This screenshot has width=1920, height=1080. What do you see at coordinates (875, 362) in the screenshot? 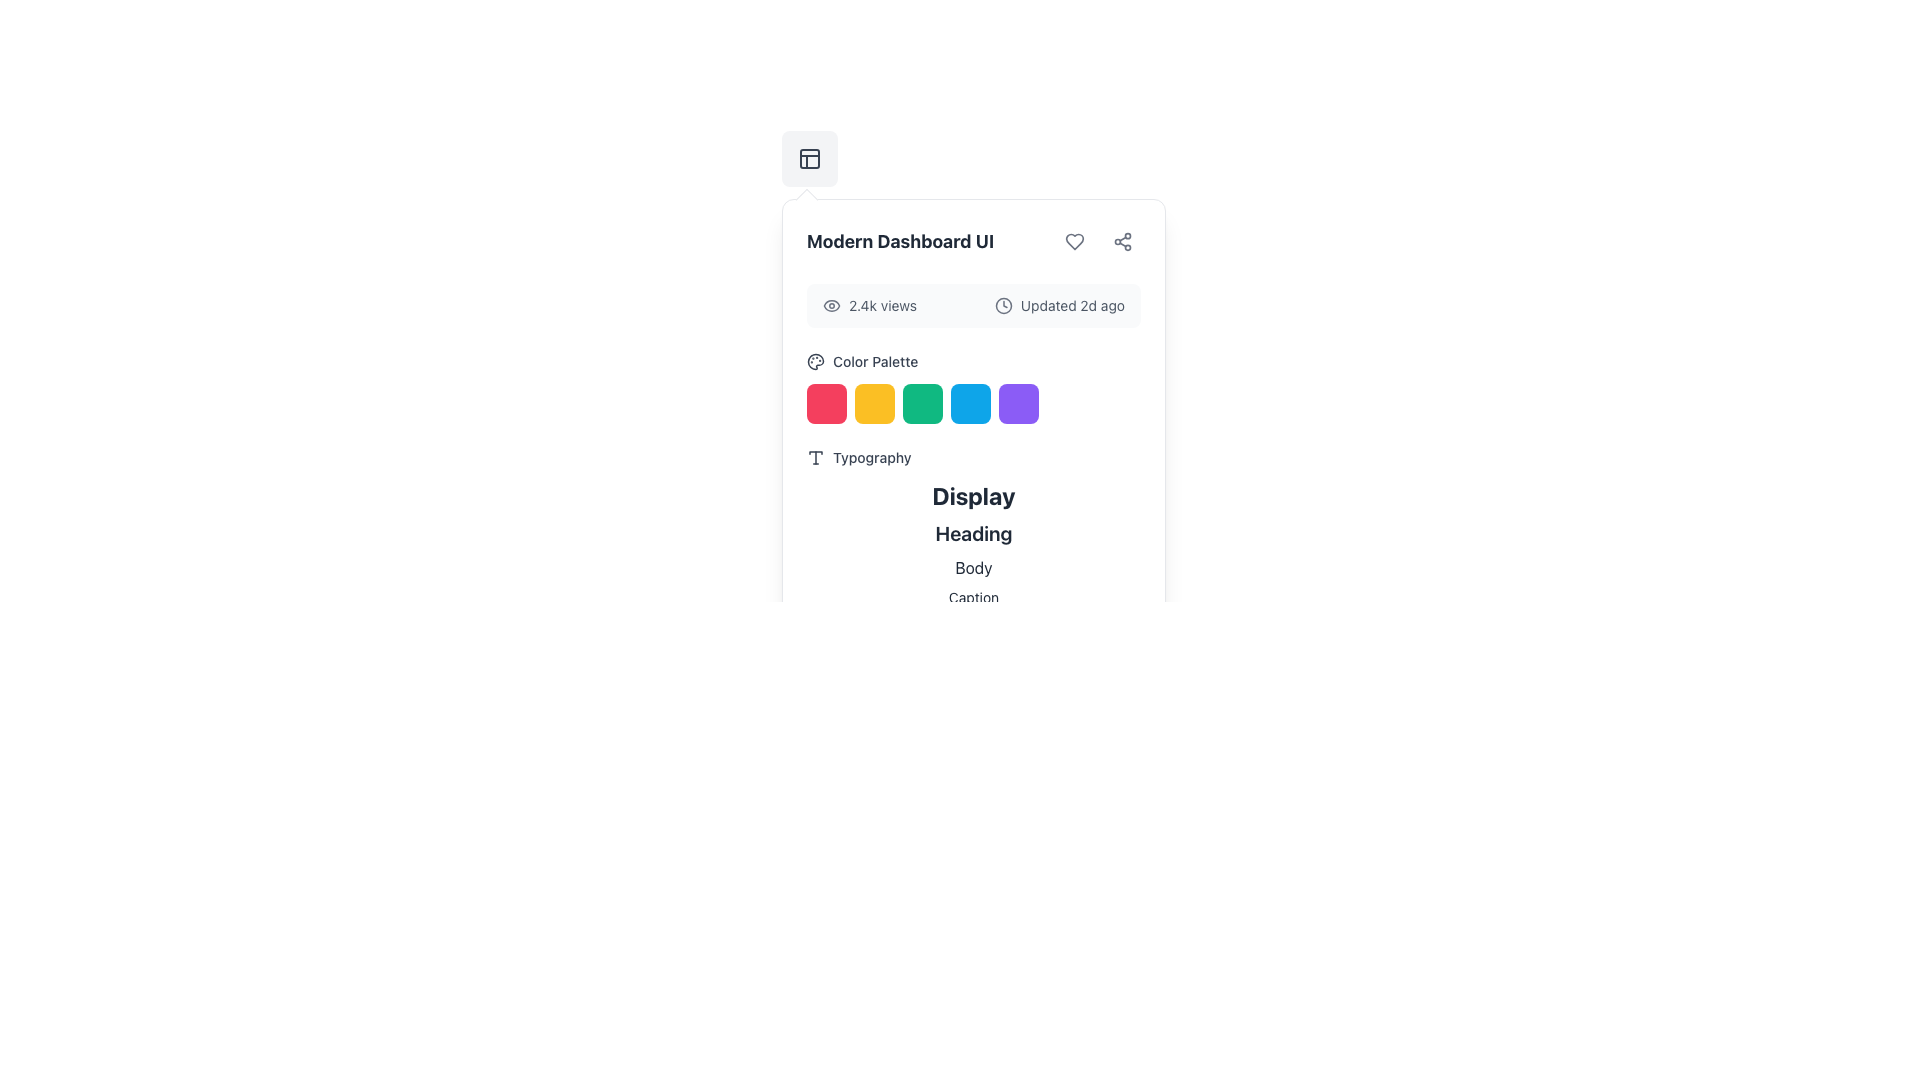
I see `the 'Color Palette' label, which is styled in gray with a small font size and medium weight, located at the top section of the card interface` at bounding box center [875, 362].